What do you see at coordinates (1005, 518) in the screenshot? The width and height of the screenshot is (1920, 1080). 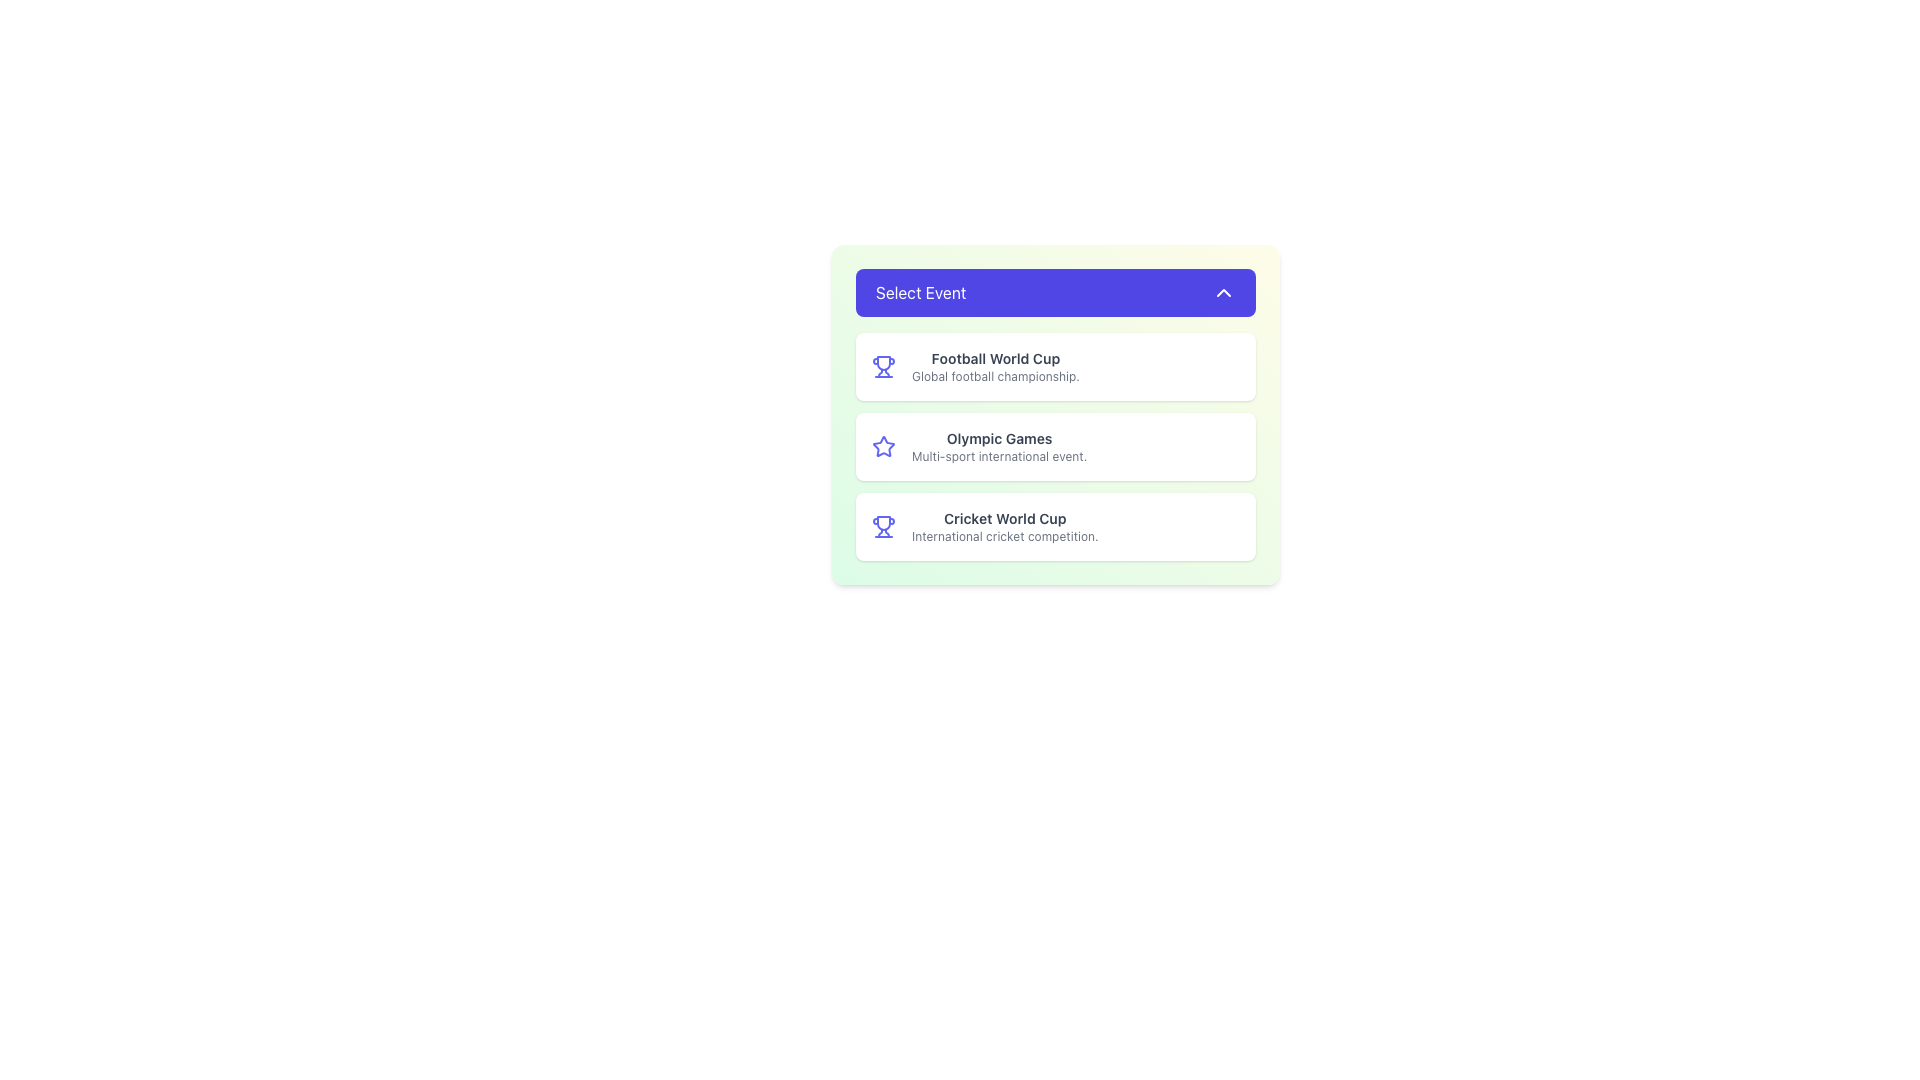 I see `the 'Cricket World Cup' text label, which is a bold heading in dark gray color located at the top of the third item in the vertical list of events under the 'Select Event' dropdown` at bounding box center [1005, 518].